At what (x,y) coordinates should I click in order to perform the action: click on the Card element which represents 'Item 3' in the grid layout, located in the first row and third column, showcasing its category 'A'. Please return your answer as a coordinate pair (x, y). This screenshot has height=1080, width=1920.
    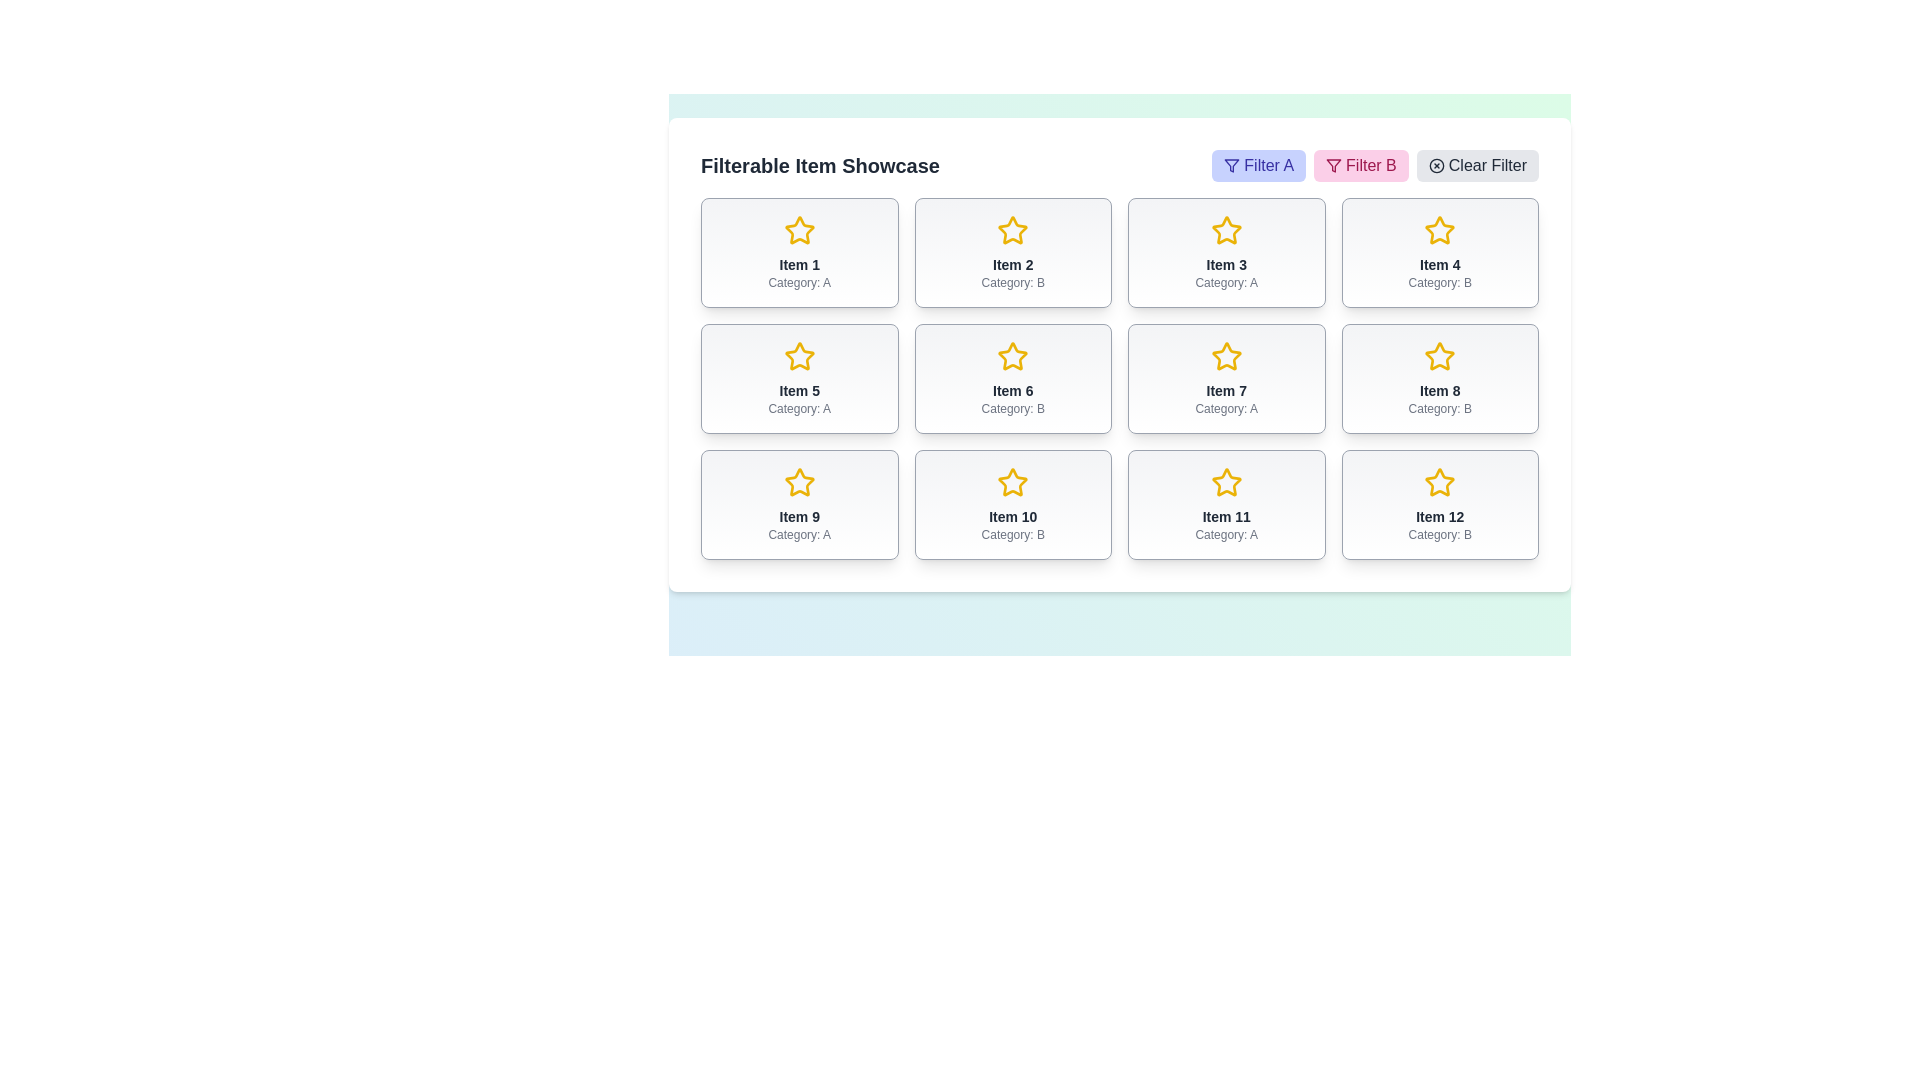
    Looking at the image, I should click on (1225, 252).